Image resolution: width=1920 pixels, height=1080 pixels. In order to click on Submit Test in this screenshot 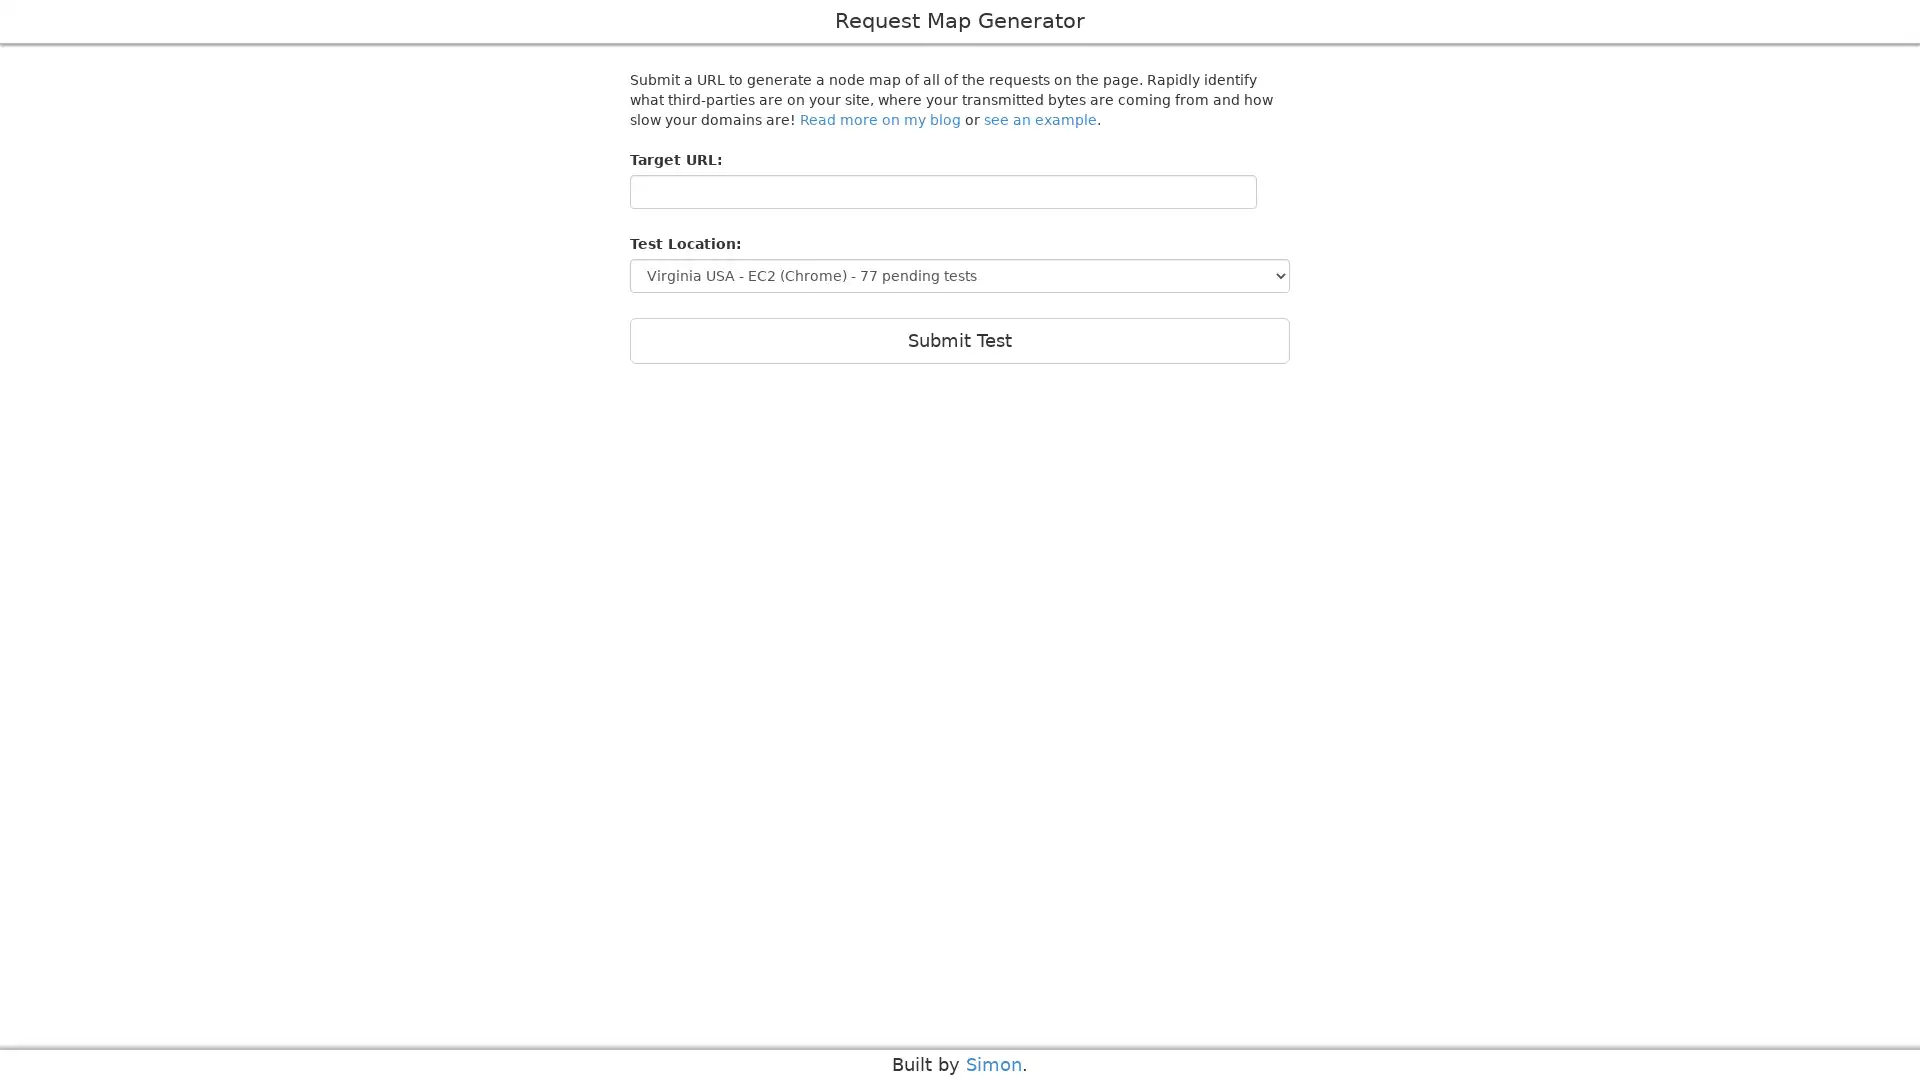, I will do `click(960, 339)`.